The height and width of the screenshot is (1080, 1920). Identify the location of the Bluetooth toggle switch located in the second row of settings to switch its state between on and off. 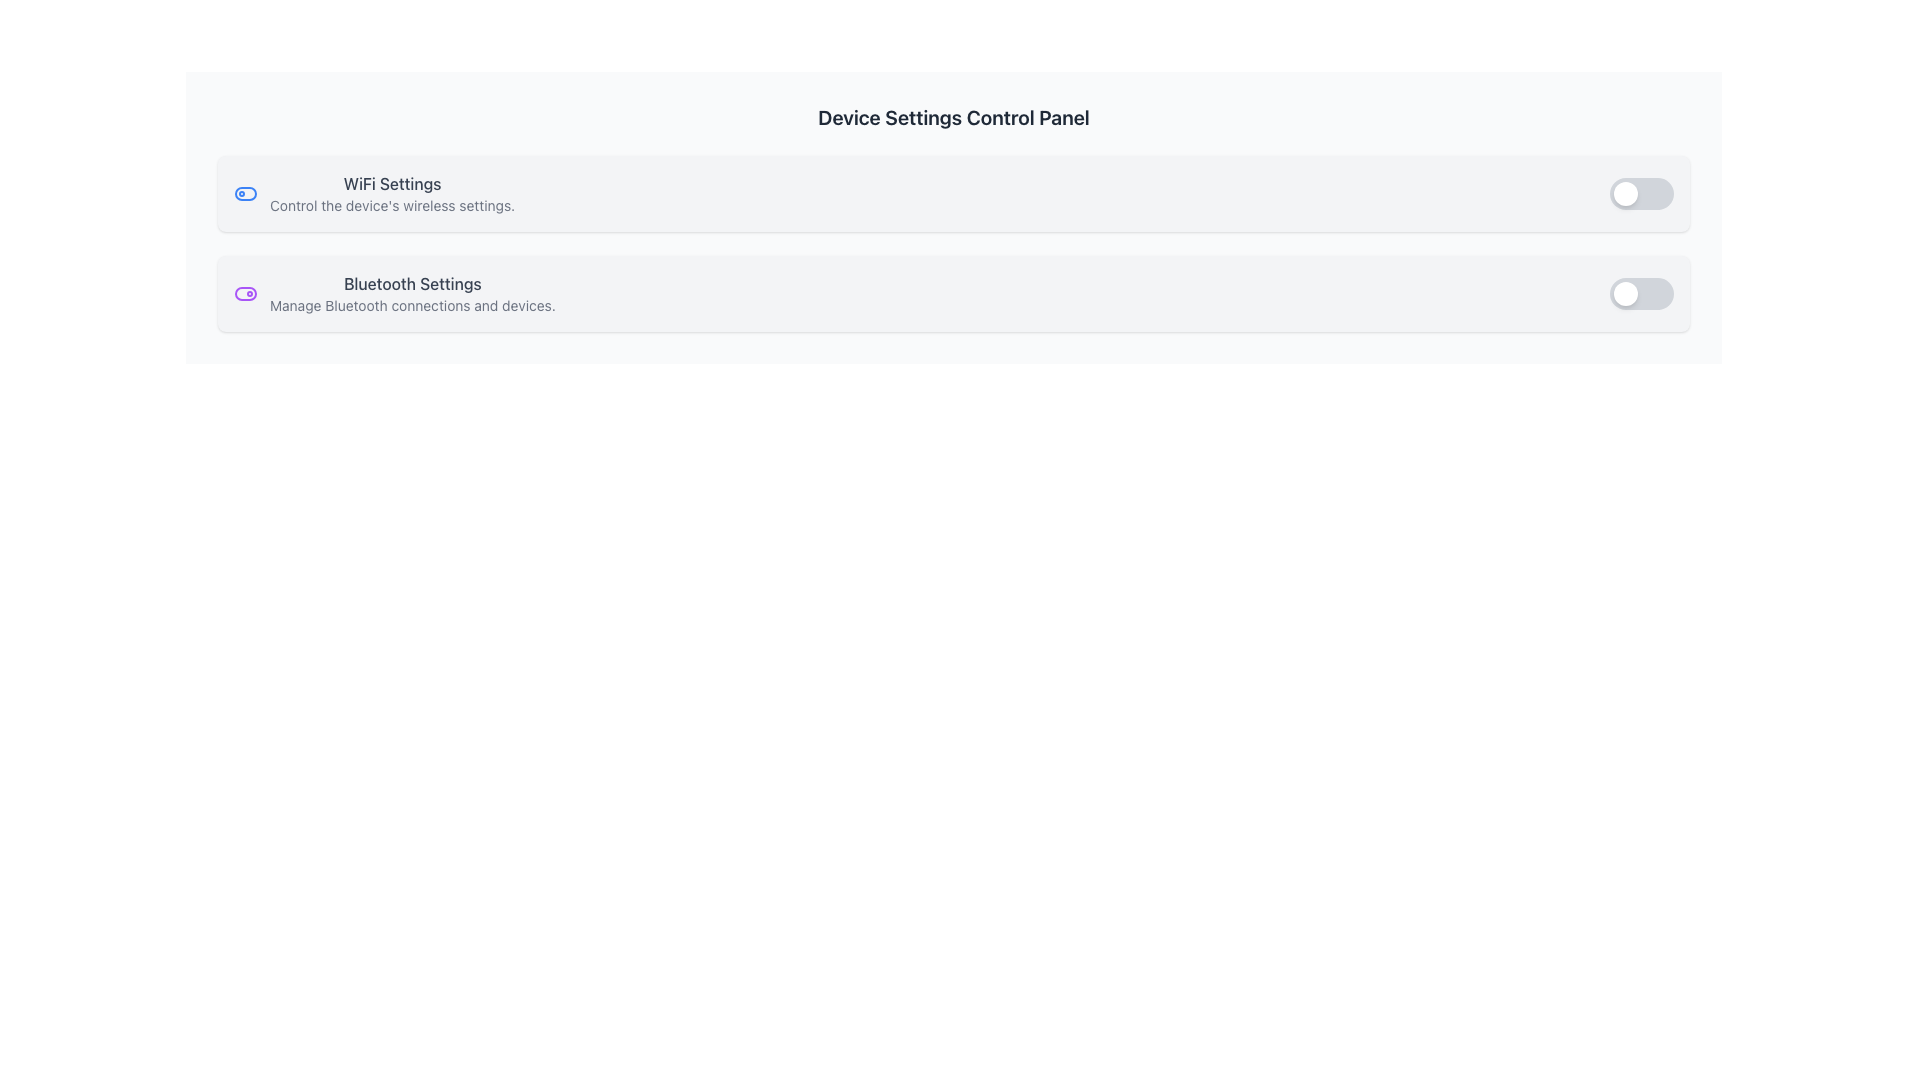
(1641, 293).